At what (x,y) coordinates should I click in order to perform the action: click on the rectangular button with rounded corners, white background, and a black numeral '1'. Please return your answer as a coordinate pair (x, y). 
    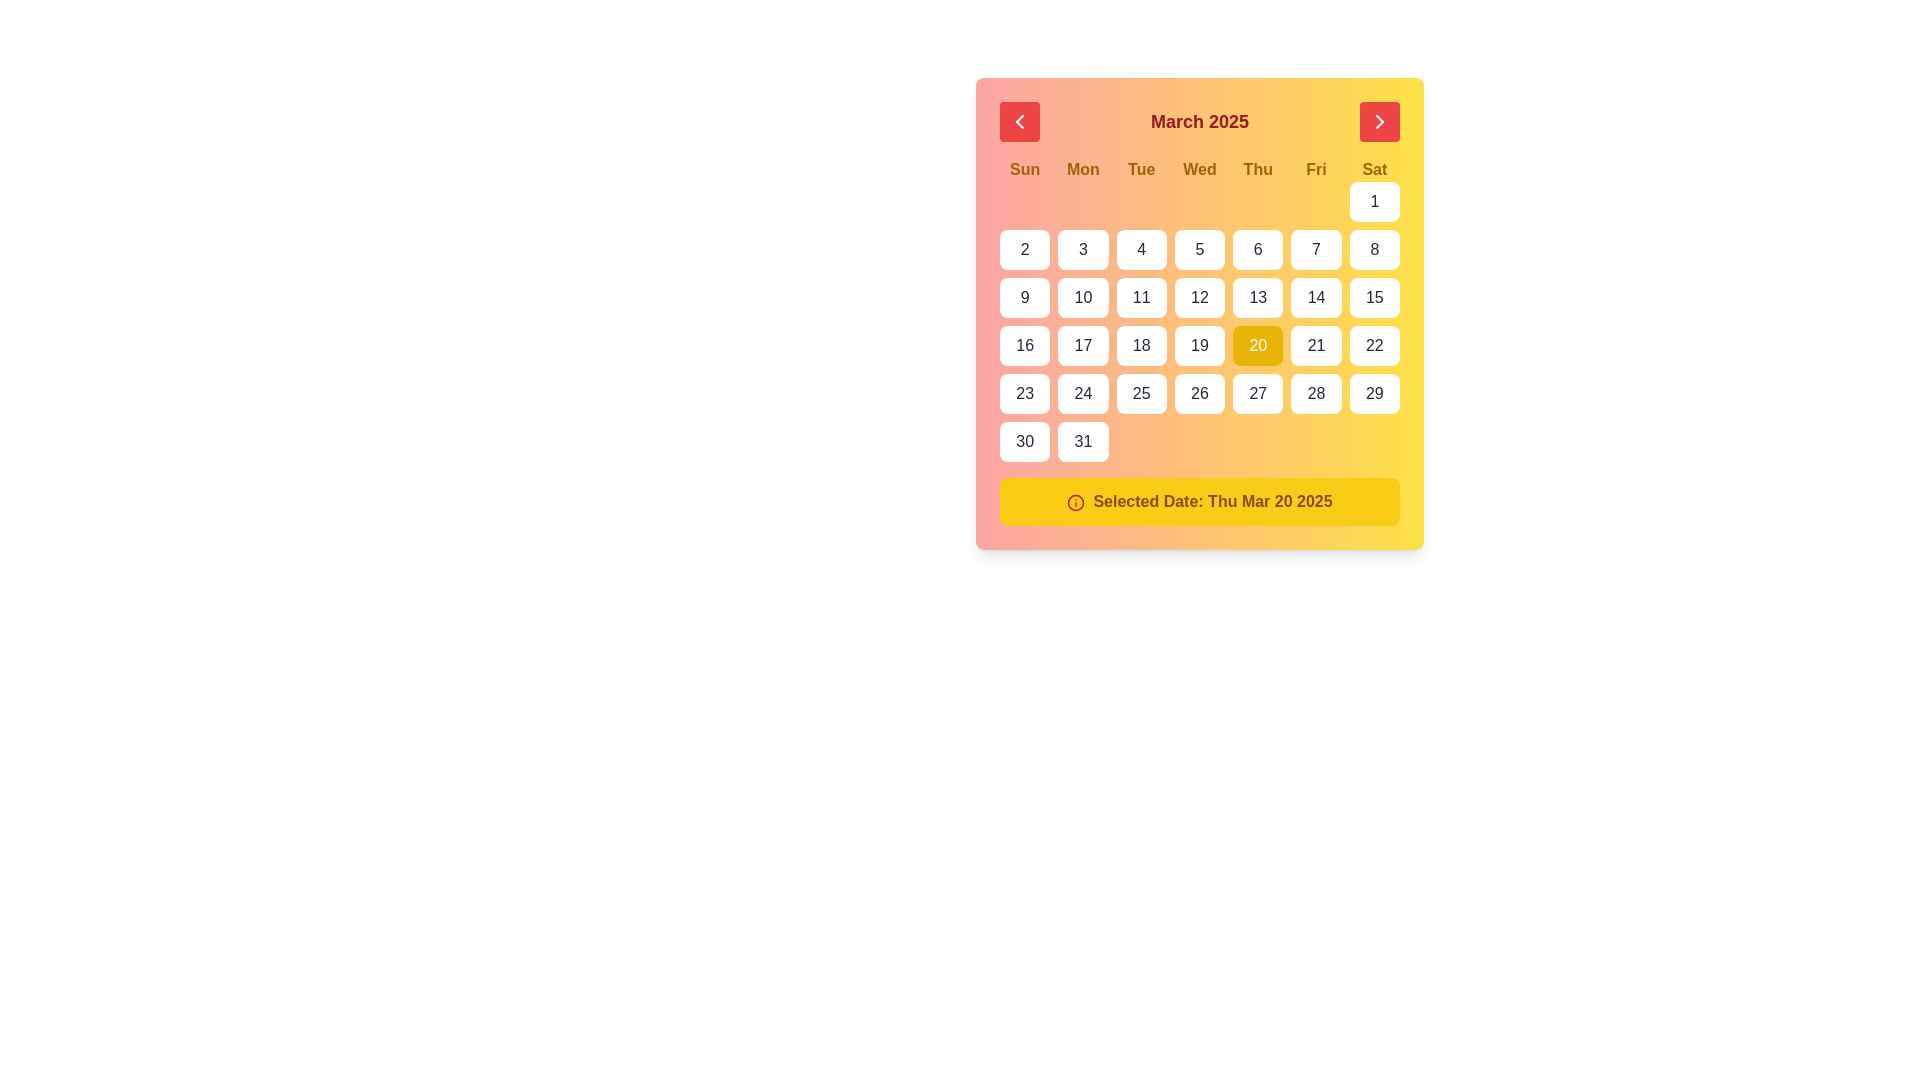
    Looking at the image, I should click on (1373, 201).